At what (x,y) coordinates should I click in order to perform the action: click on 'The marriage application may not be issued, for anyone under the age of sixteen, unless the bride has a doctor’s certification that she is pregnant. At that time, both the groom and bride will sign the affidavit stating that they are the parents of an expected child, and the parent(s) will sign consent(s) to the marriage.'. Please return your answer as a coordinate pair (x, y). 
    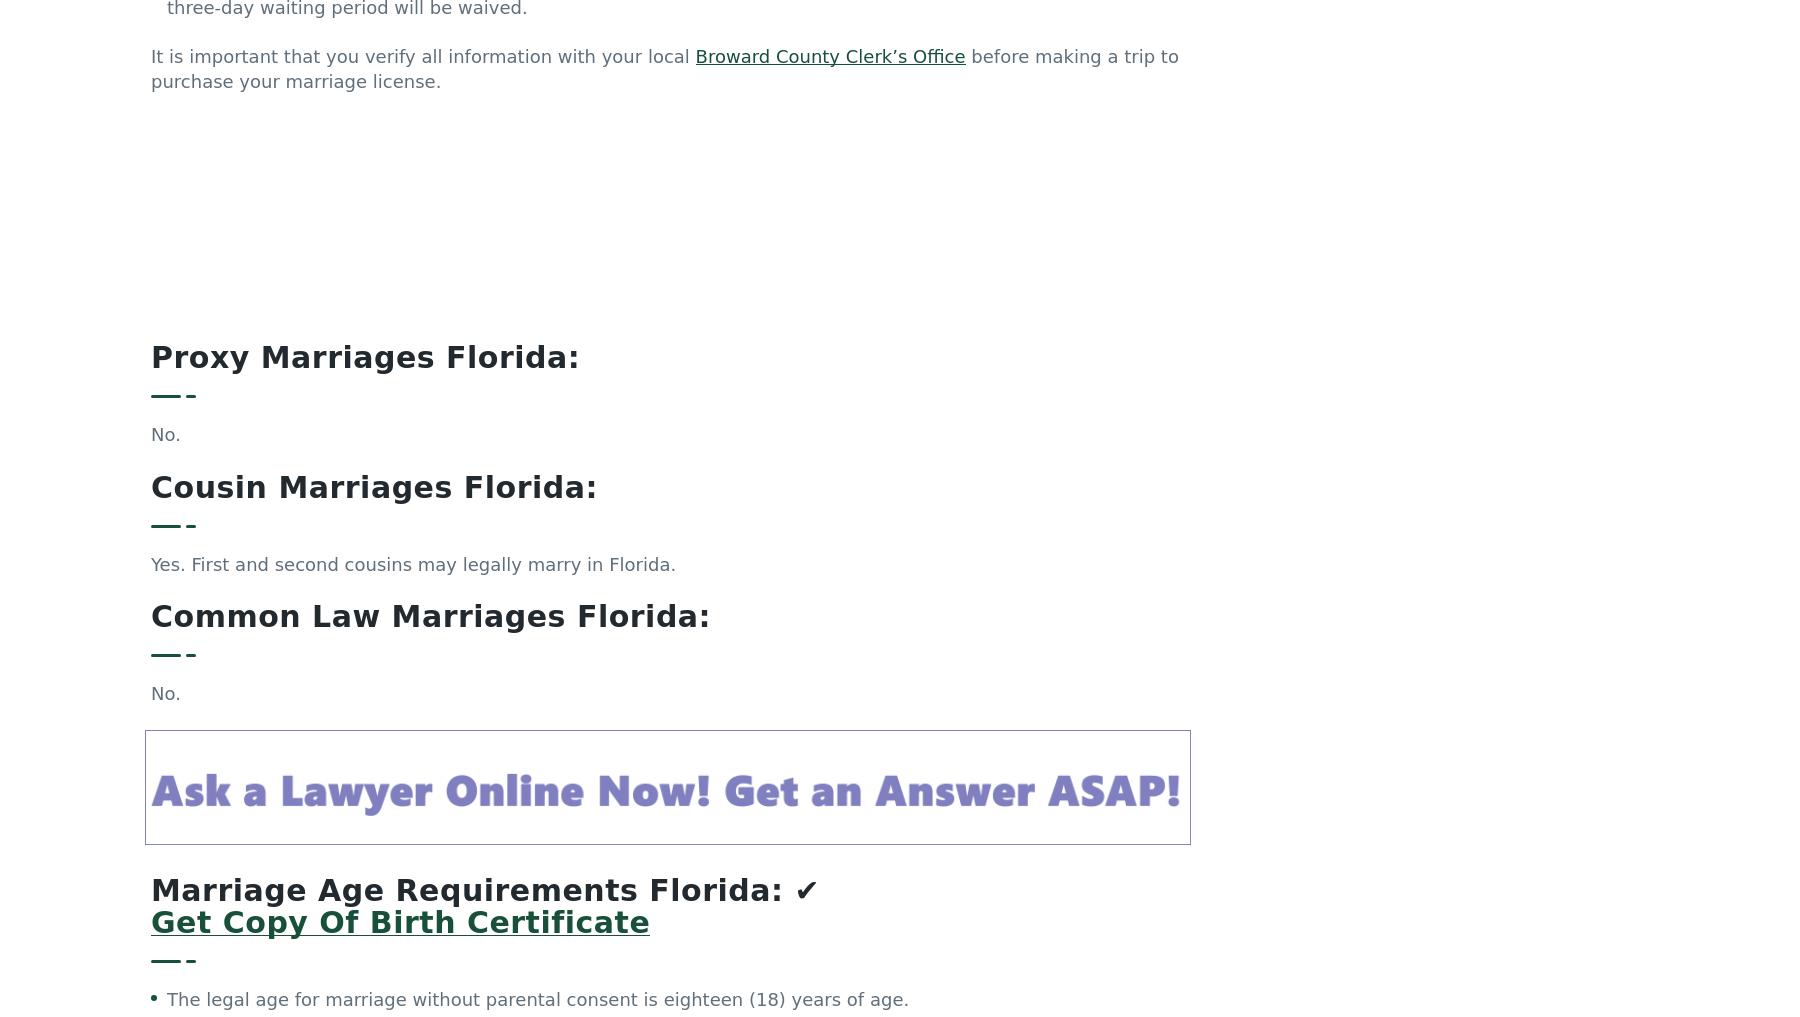
    Looking at the image, I should click on (677, 931).